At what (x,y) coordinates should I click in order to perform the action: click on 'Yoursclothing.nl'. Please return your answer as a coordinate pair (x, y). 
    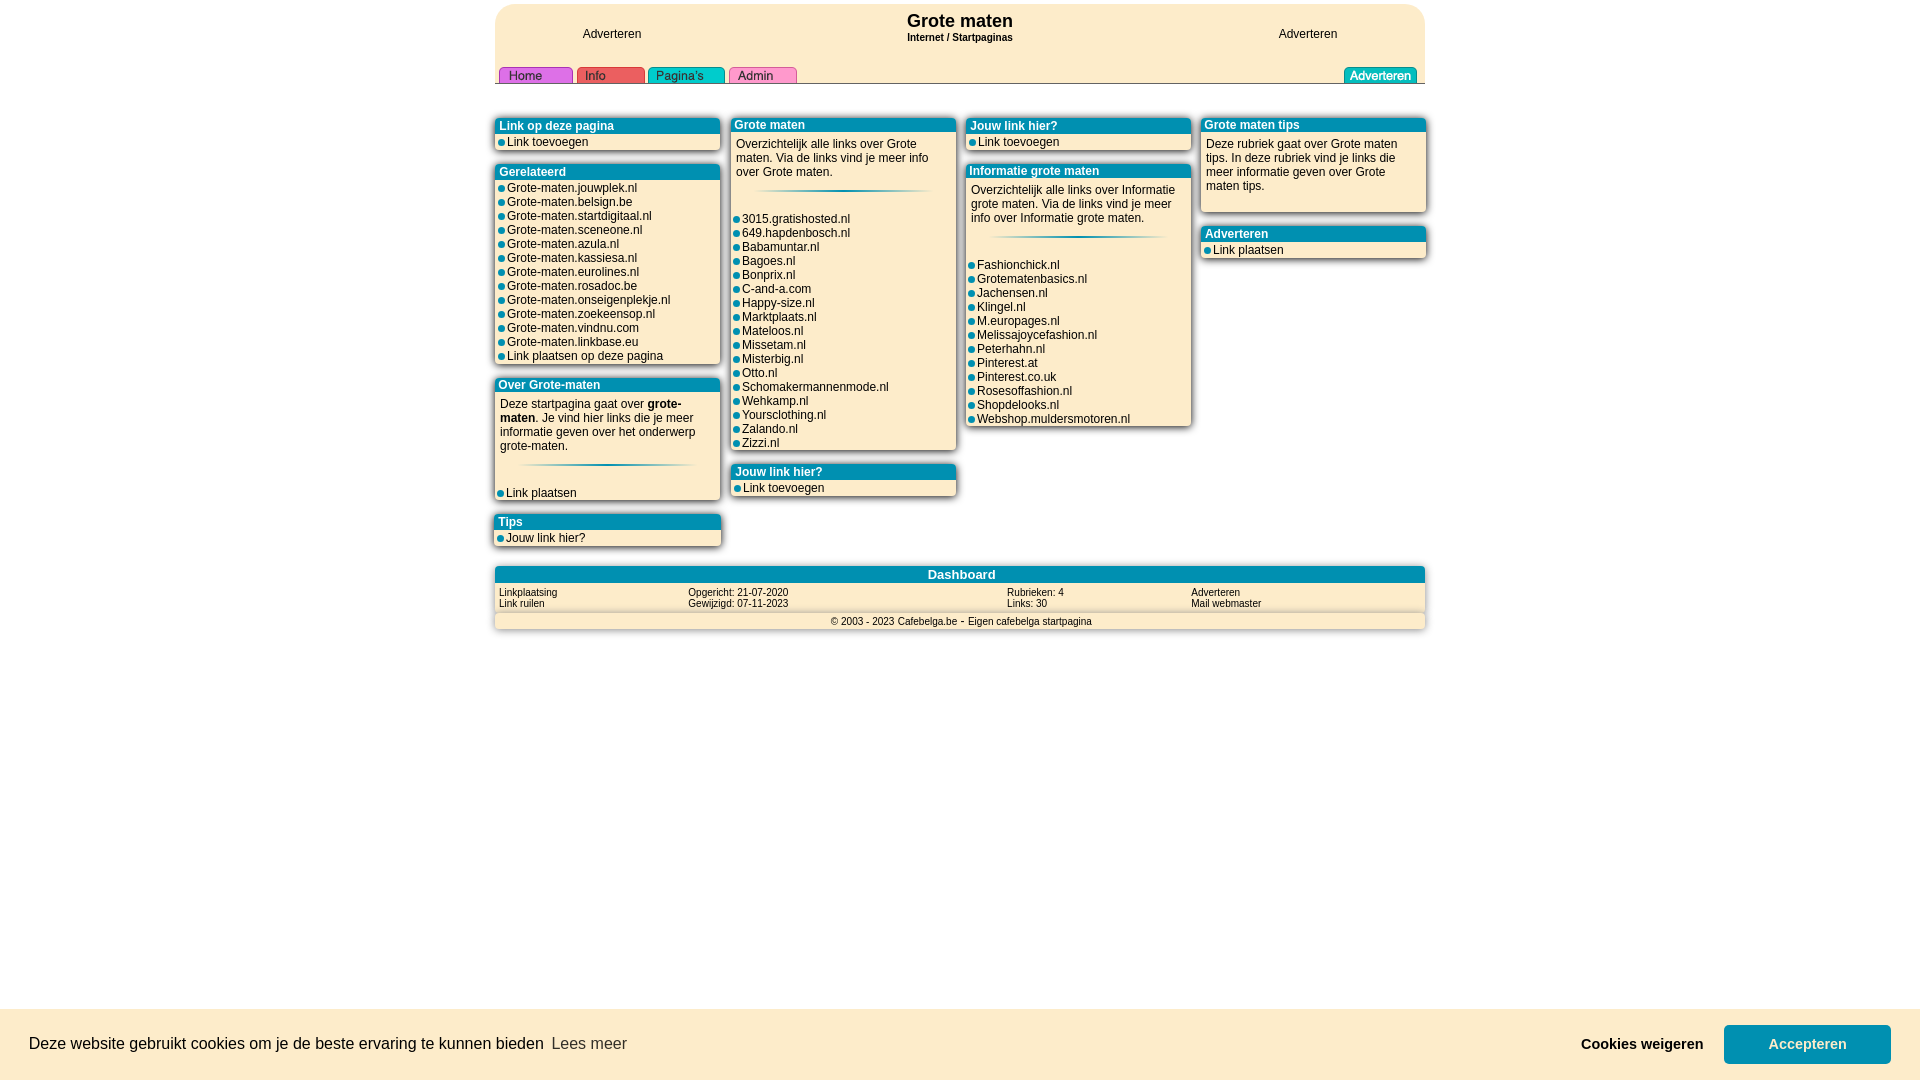
    Looking at the image, I should click on (782, 414).